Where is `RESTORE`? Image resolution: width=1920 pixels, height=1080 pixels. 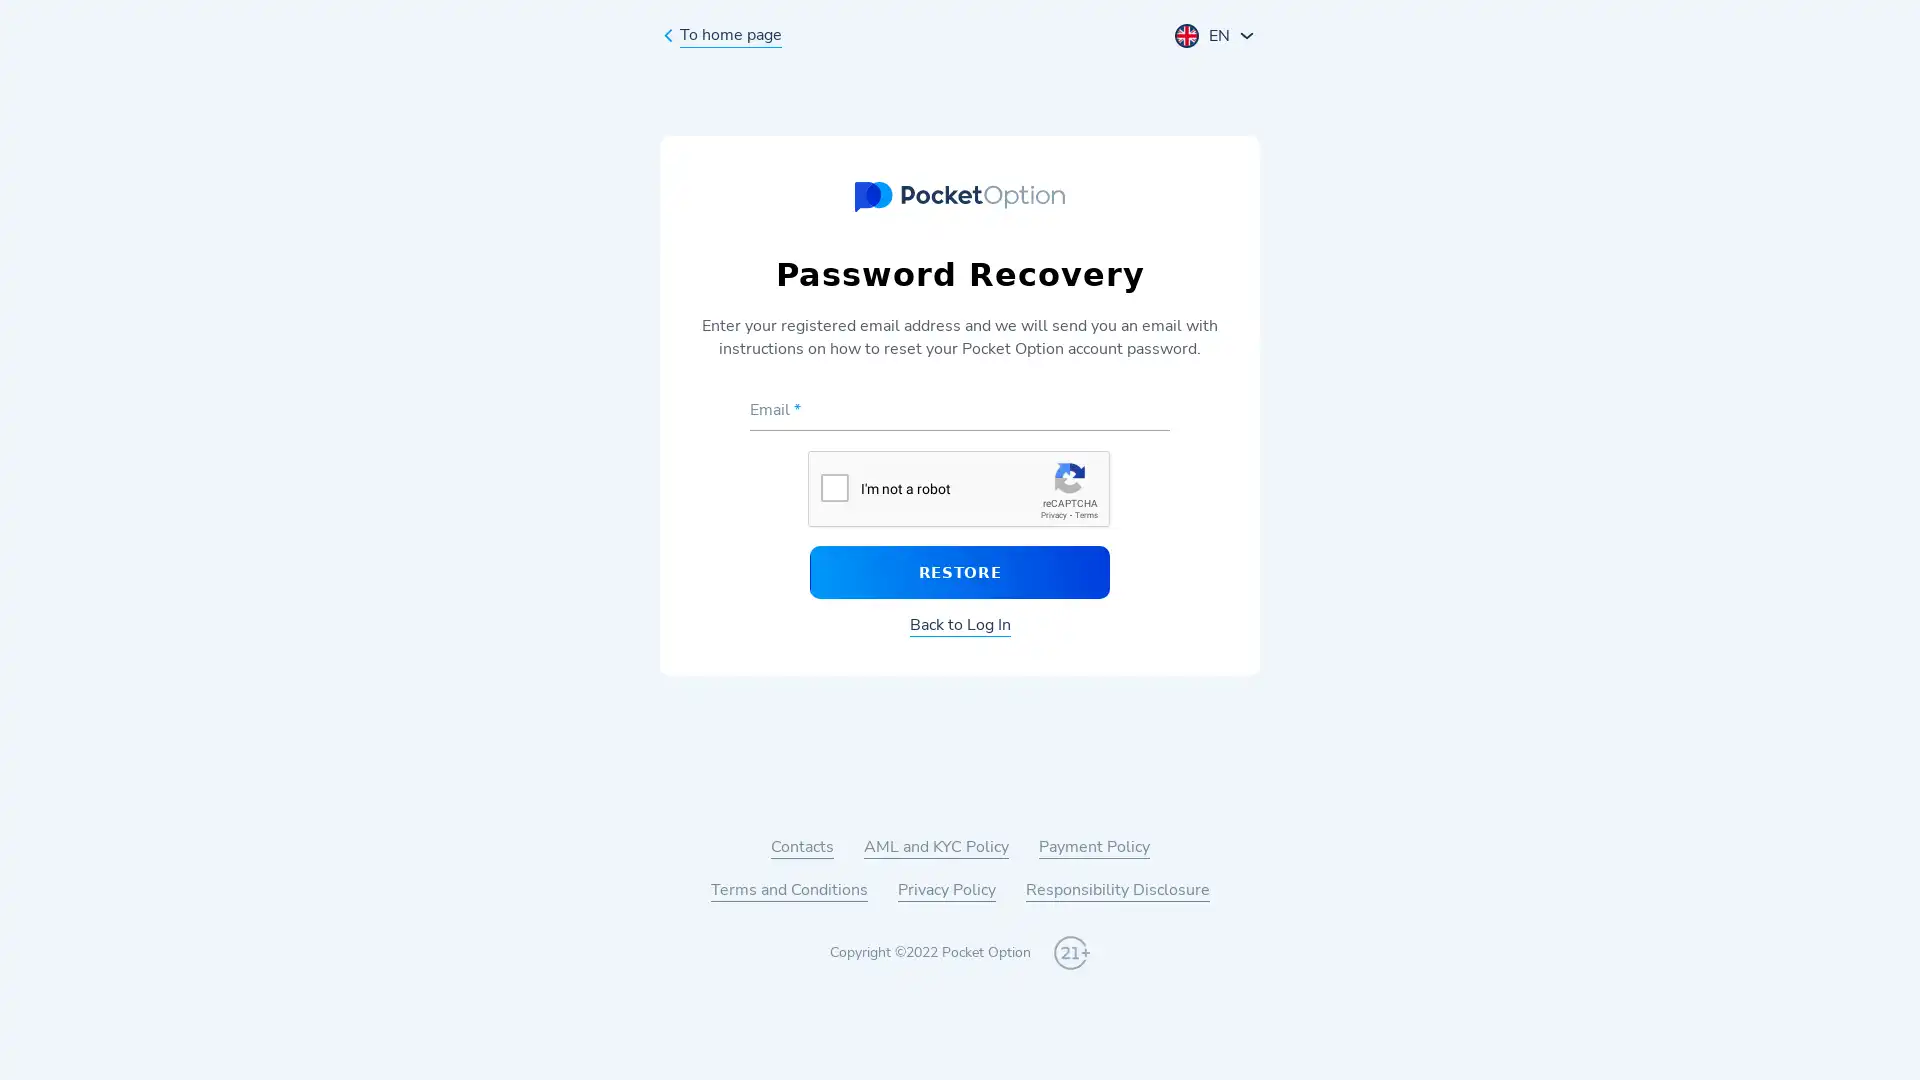 RESTORE is located at coordinates (960, 572).